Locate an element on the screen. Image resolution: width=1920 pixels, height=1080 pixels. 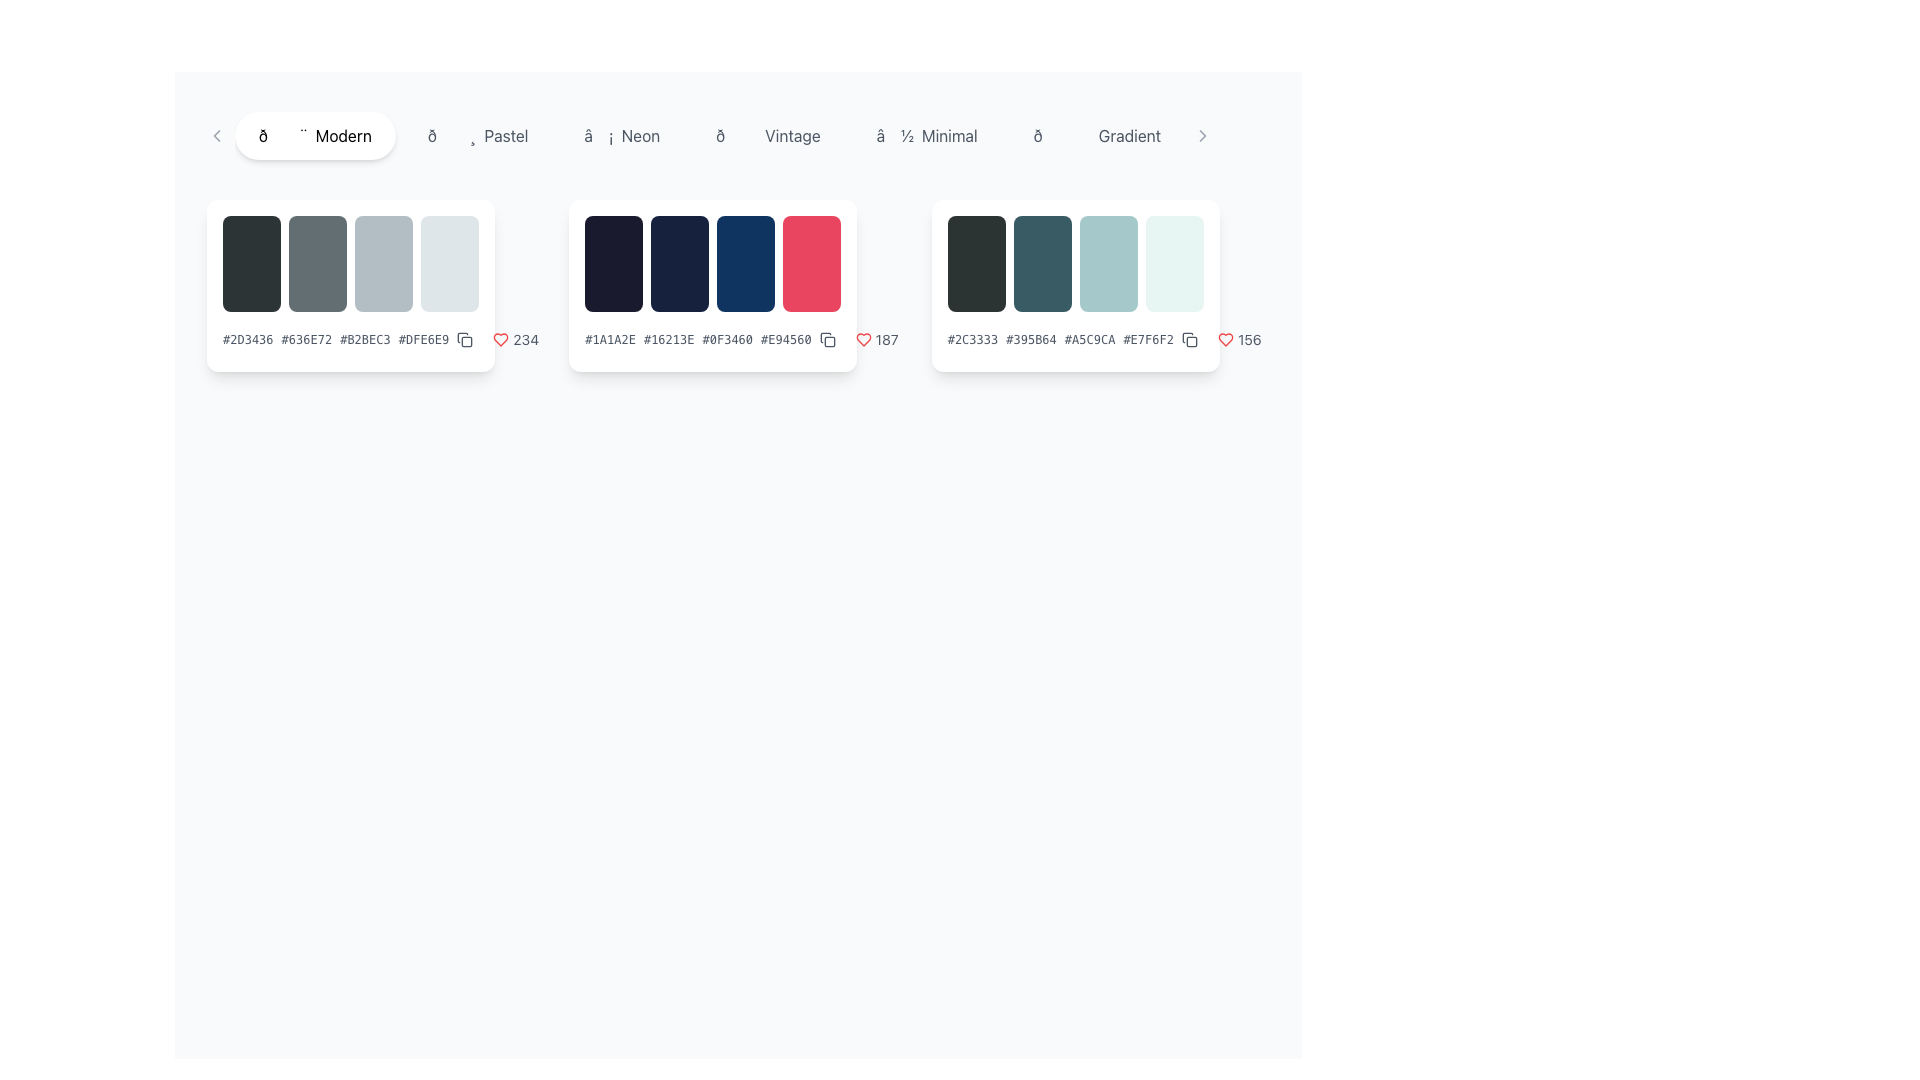
the static text label that provides the hexadecimal code representation of the associated color, located between the elements displaying '#2C3333' and '#A5C9CA' is located at coordinates (1031, 338).